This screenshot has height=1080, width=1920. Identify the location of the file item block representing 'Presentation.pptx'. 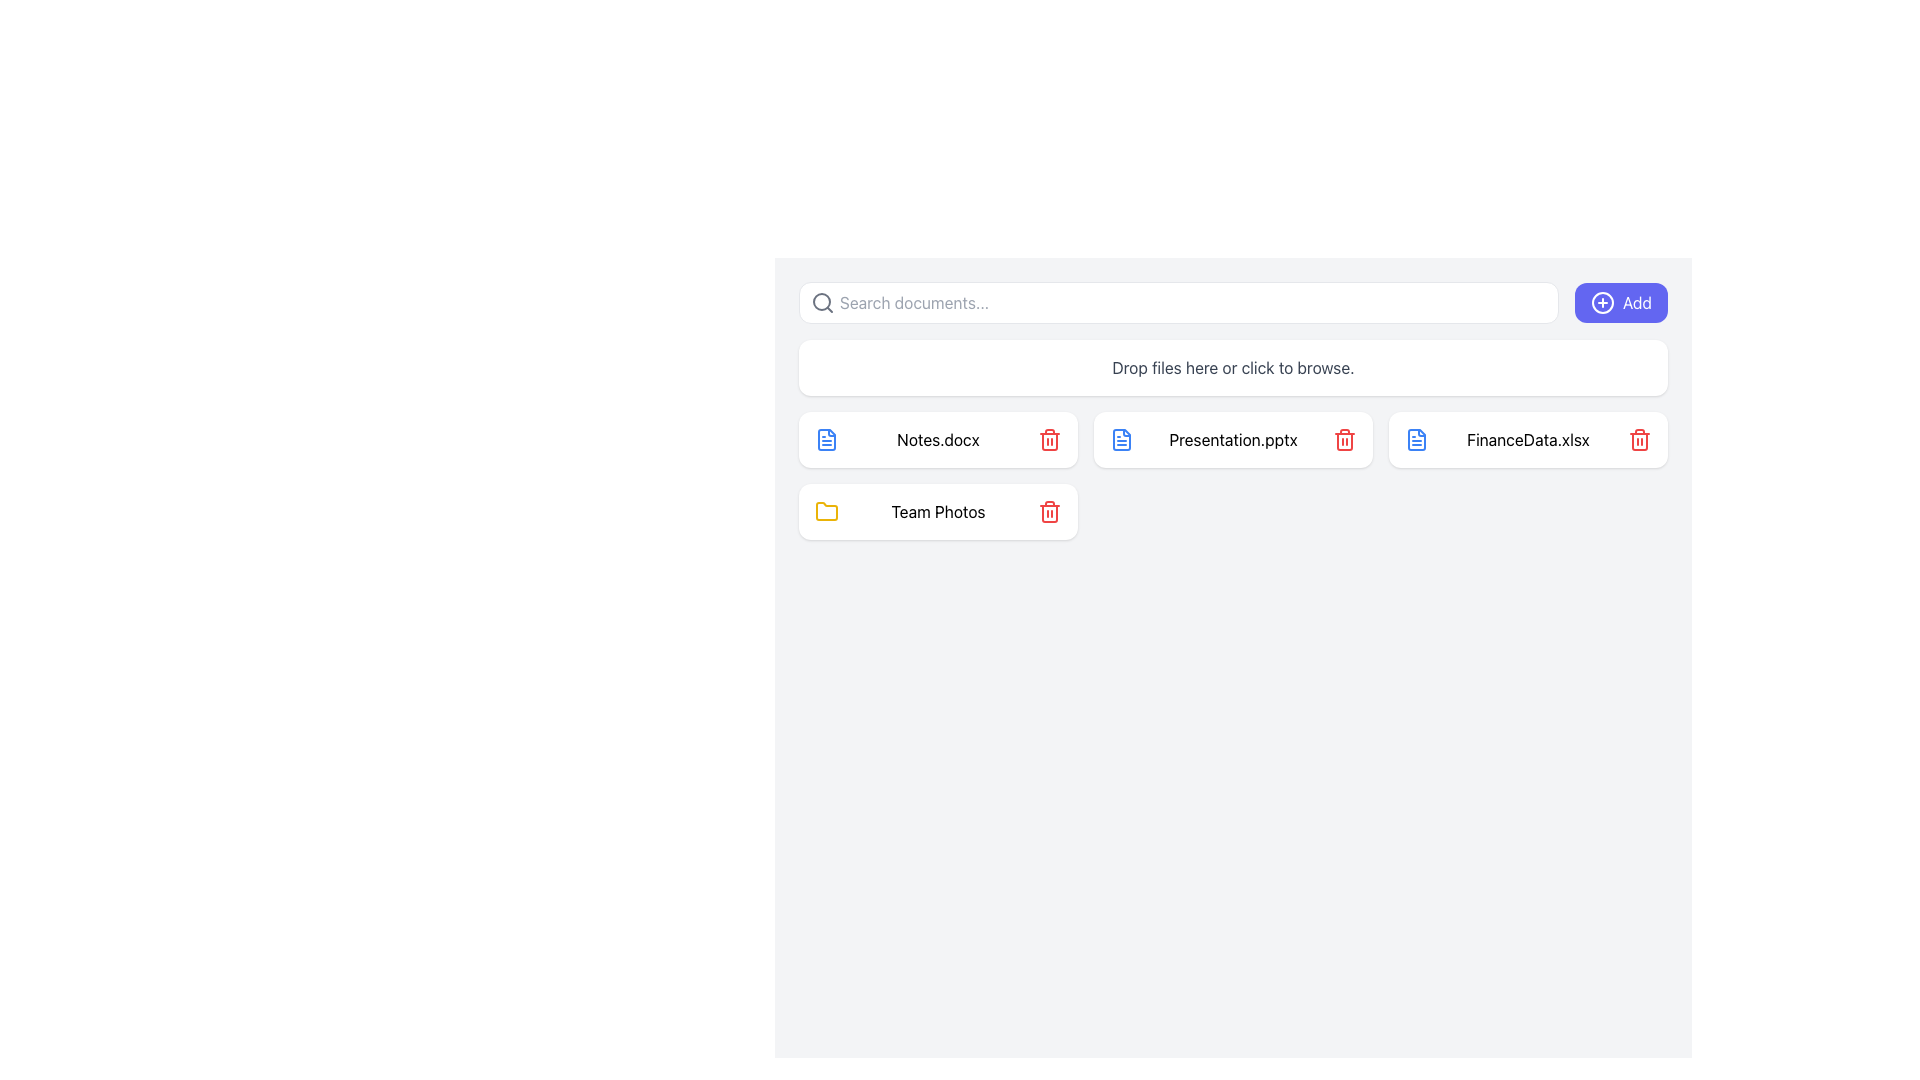
(1232, 438).